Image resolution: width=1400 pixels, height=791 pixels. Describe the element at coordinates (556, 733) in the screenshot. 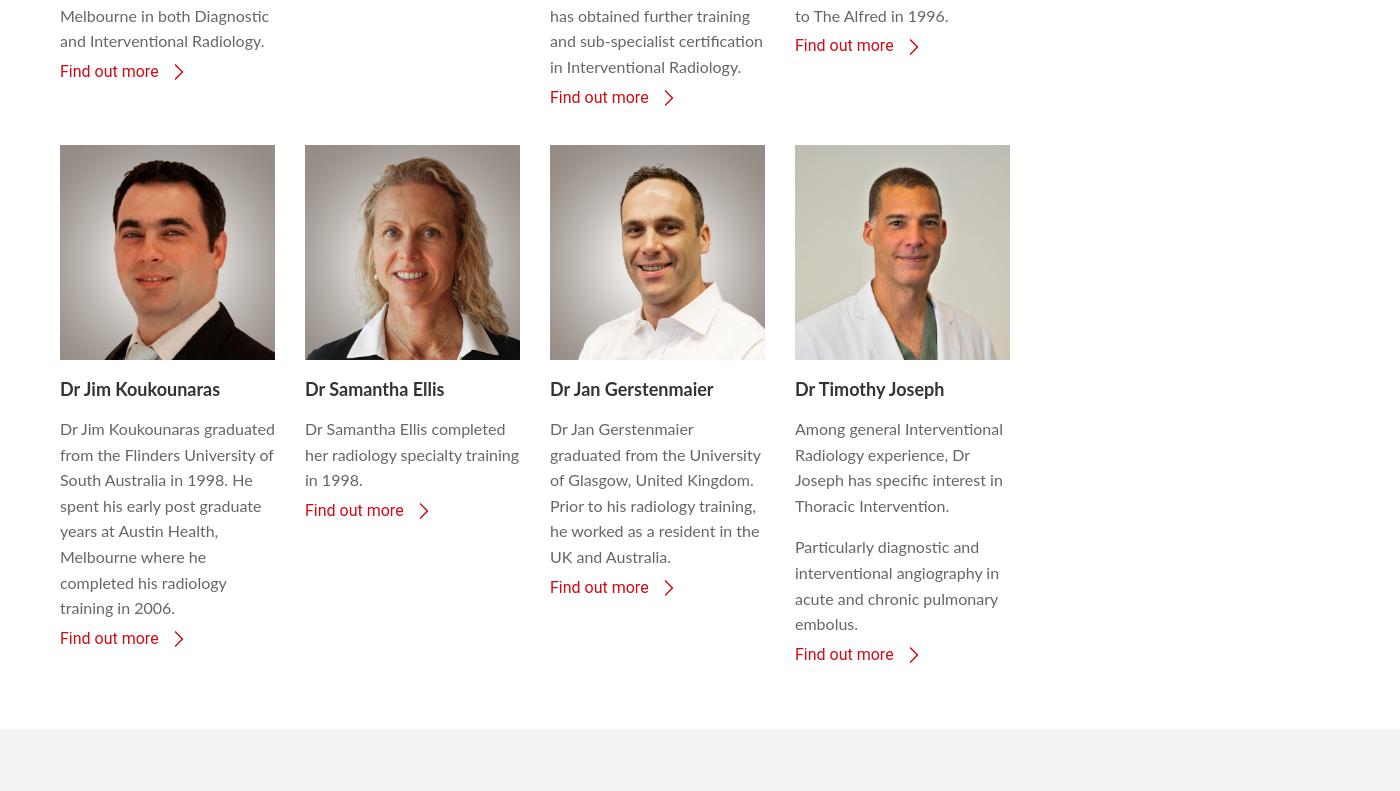

I see `'Patient resources'` at that location.